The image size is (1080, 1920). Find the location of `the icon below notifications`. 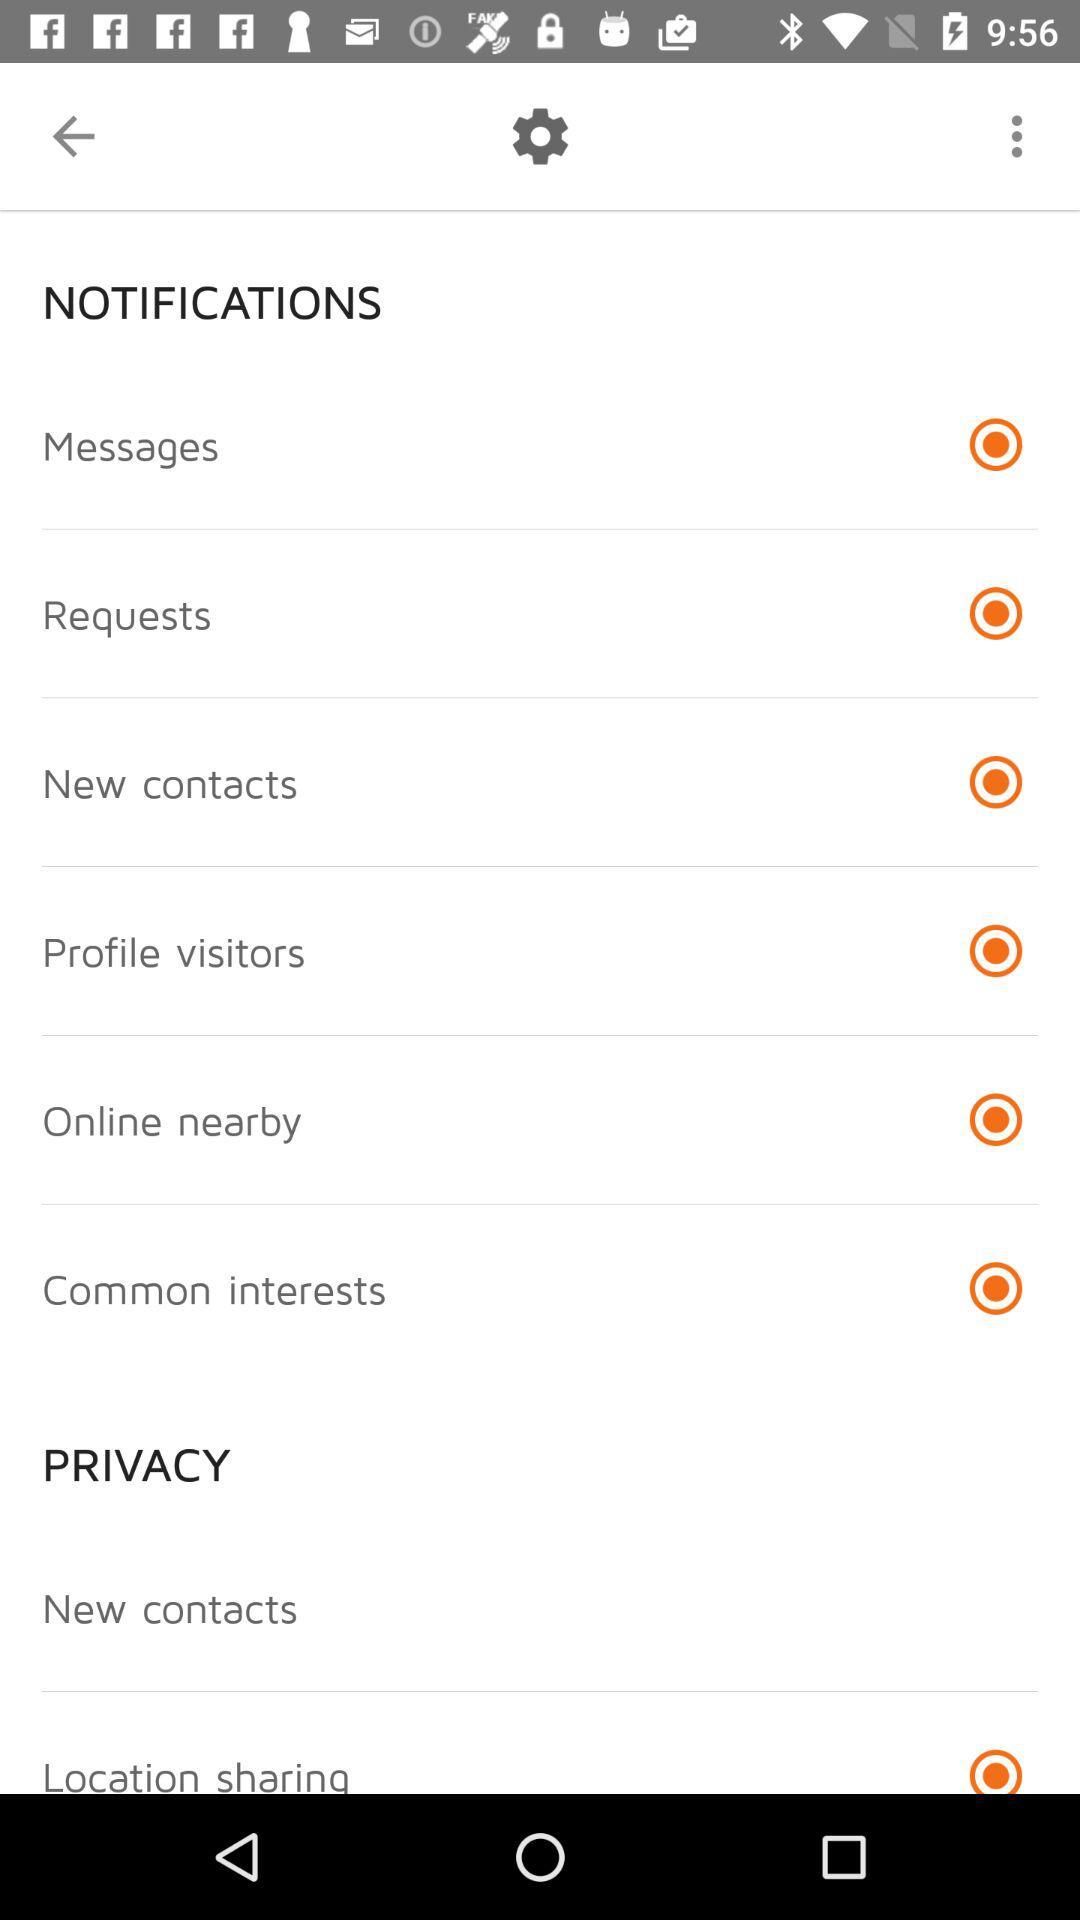

the icon below notifications is located at coordinates (130, 443).